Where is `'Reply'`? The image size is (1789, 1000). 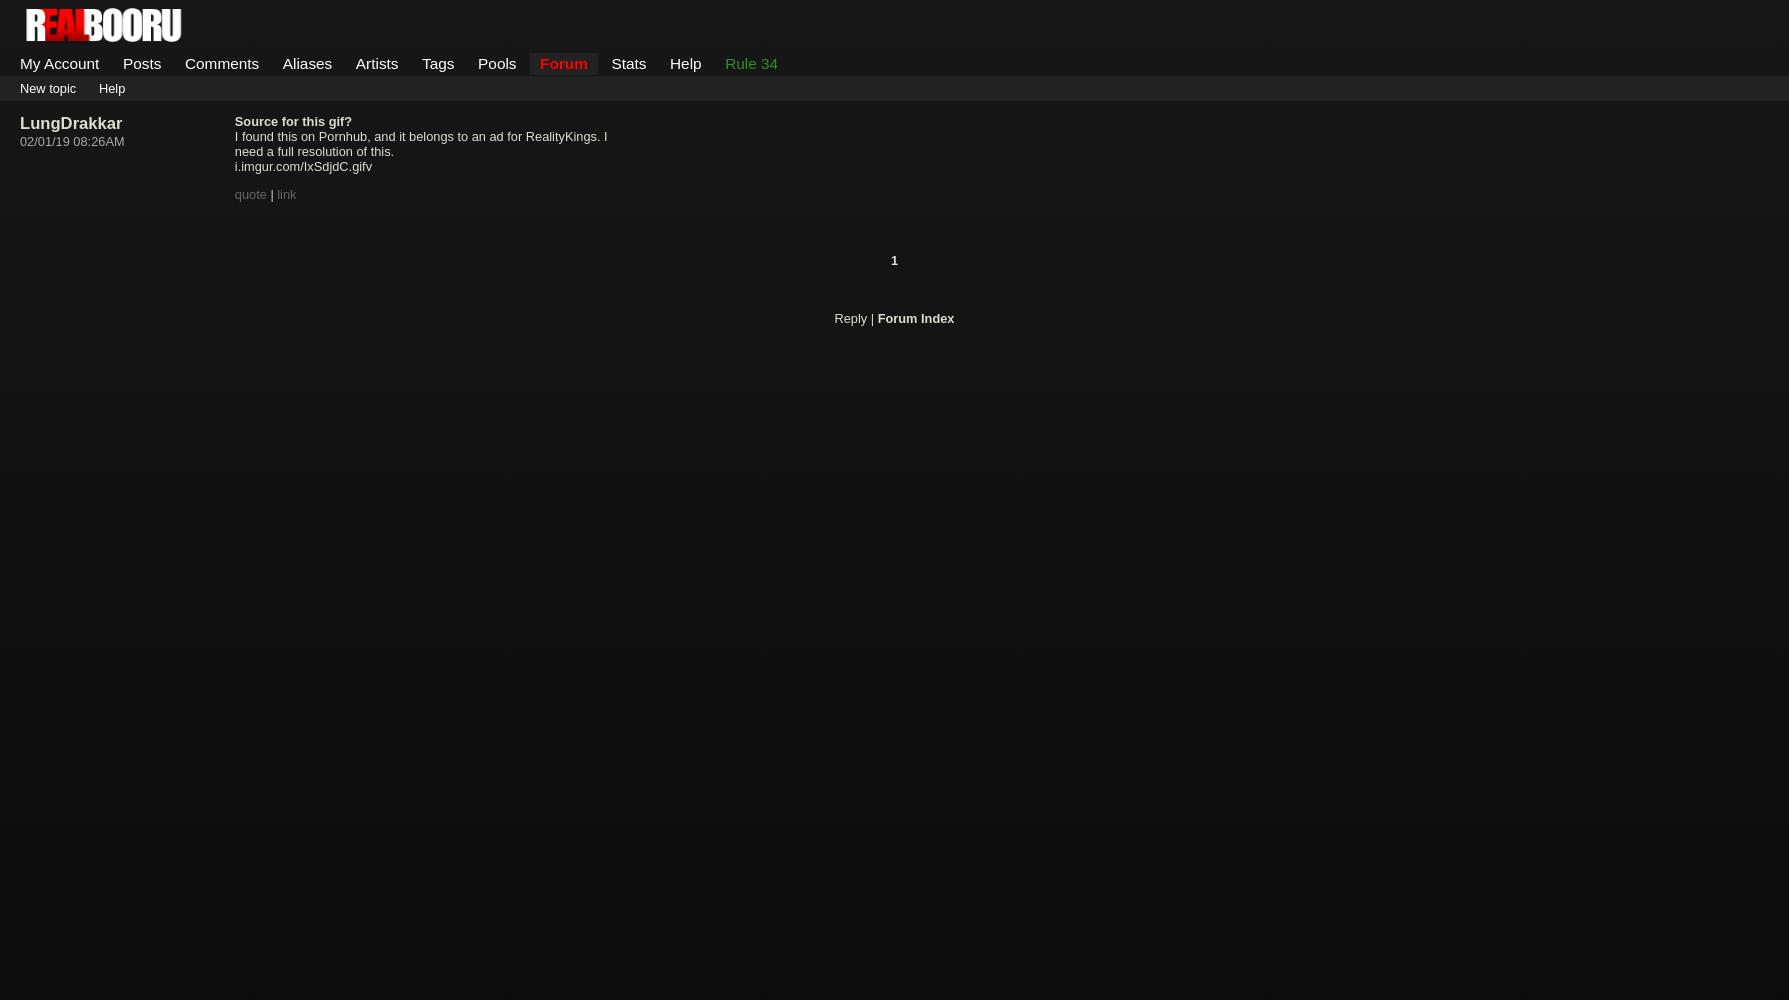
'Reply' is located at coordinates (850, 316).